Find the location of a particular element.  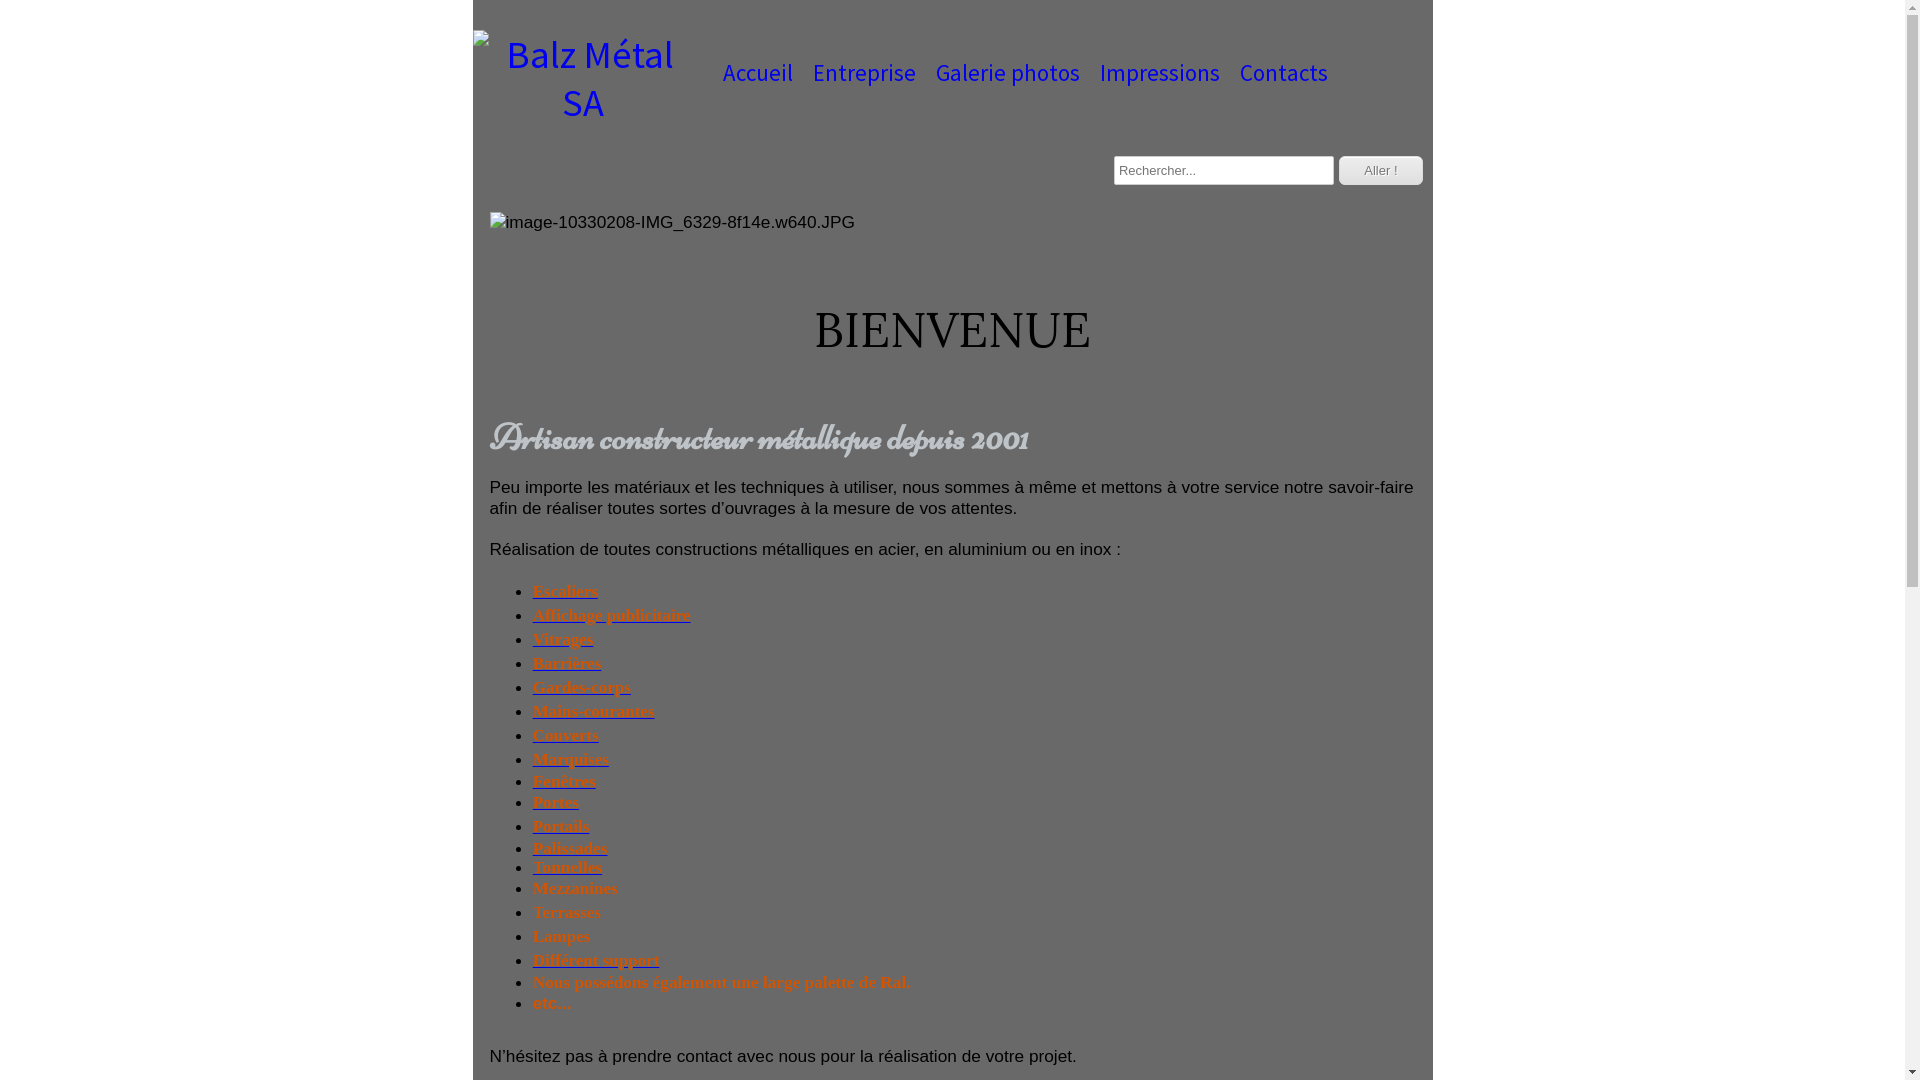

'Portails' is located at coordinates (560, 826).